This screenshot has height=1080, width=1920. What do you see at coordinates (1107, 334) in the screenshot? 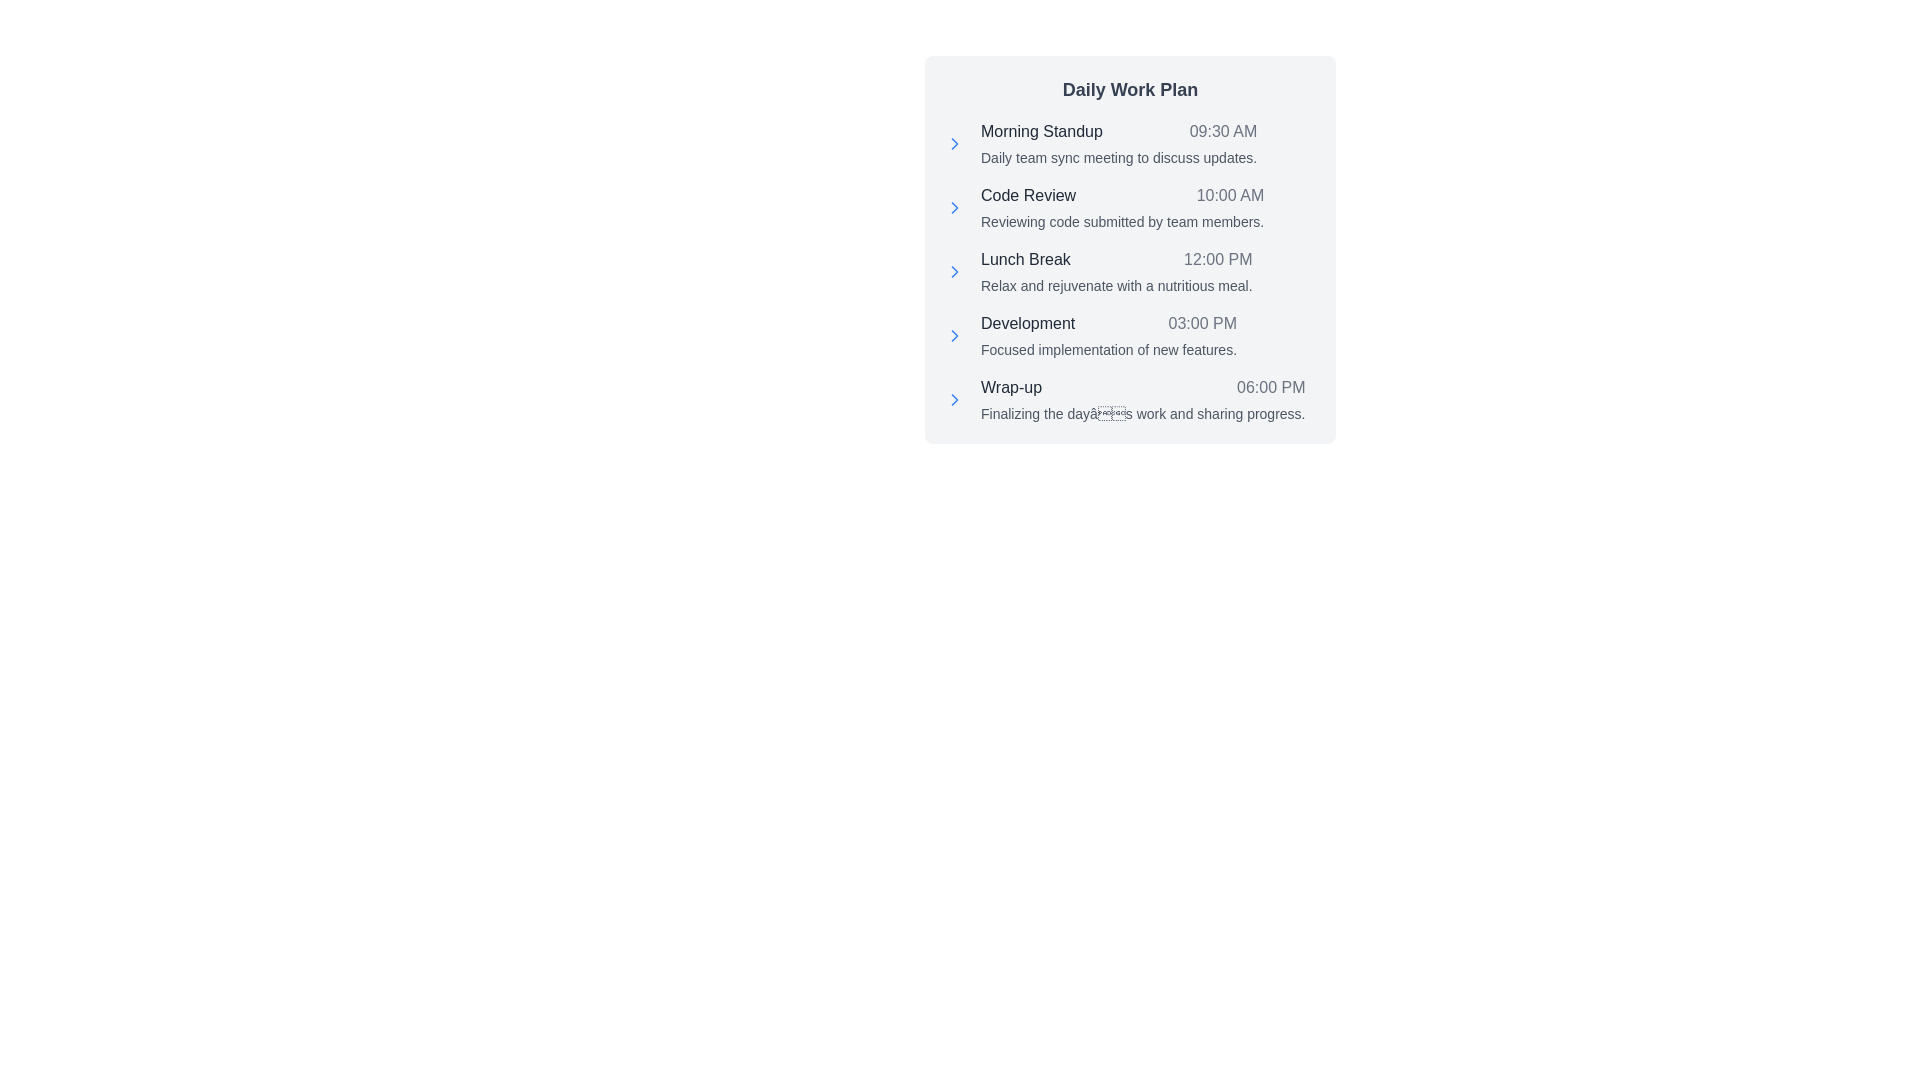
I see `the list item titled 'Development' which includes the time '03:00 PM' and the description 'Focused implementation of new features.'` at bounding box center [1107, 334].